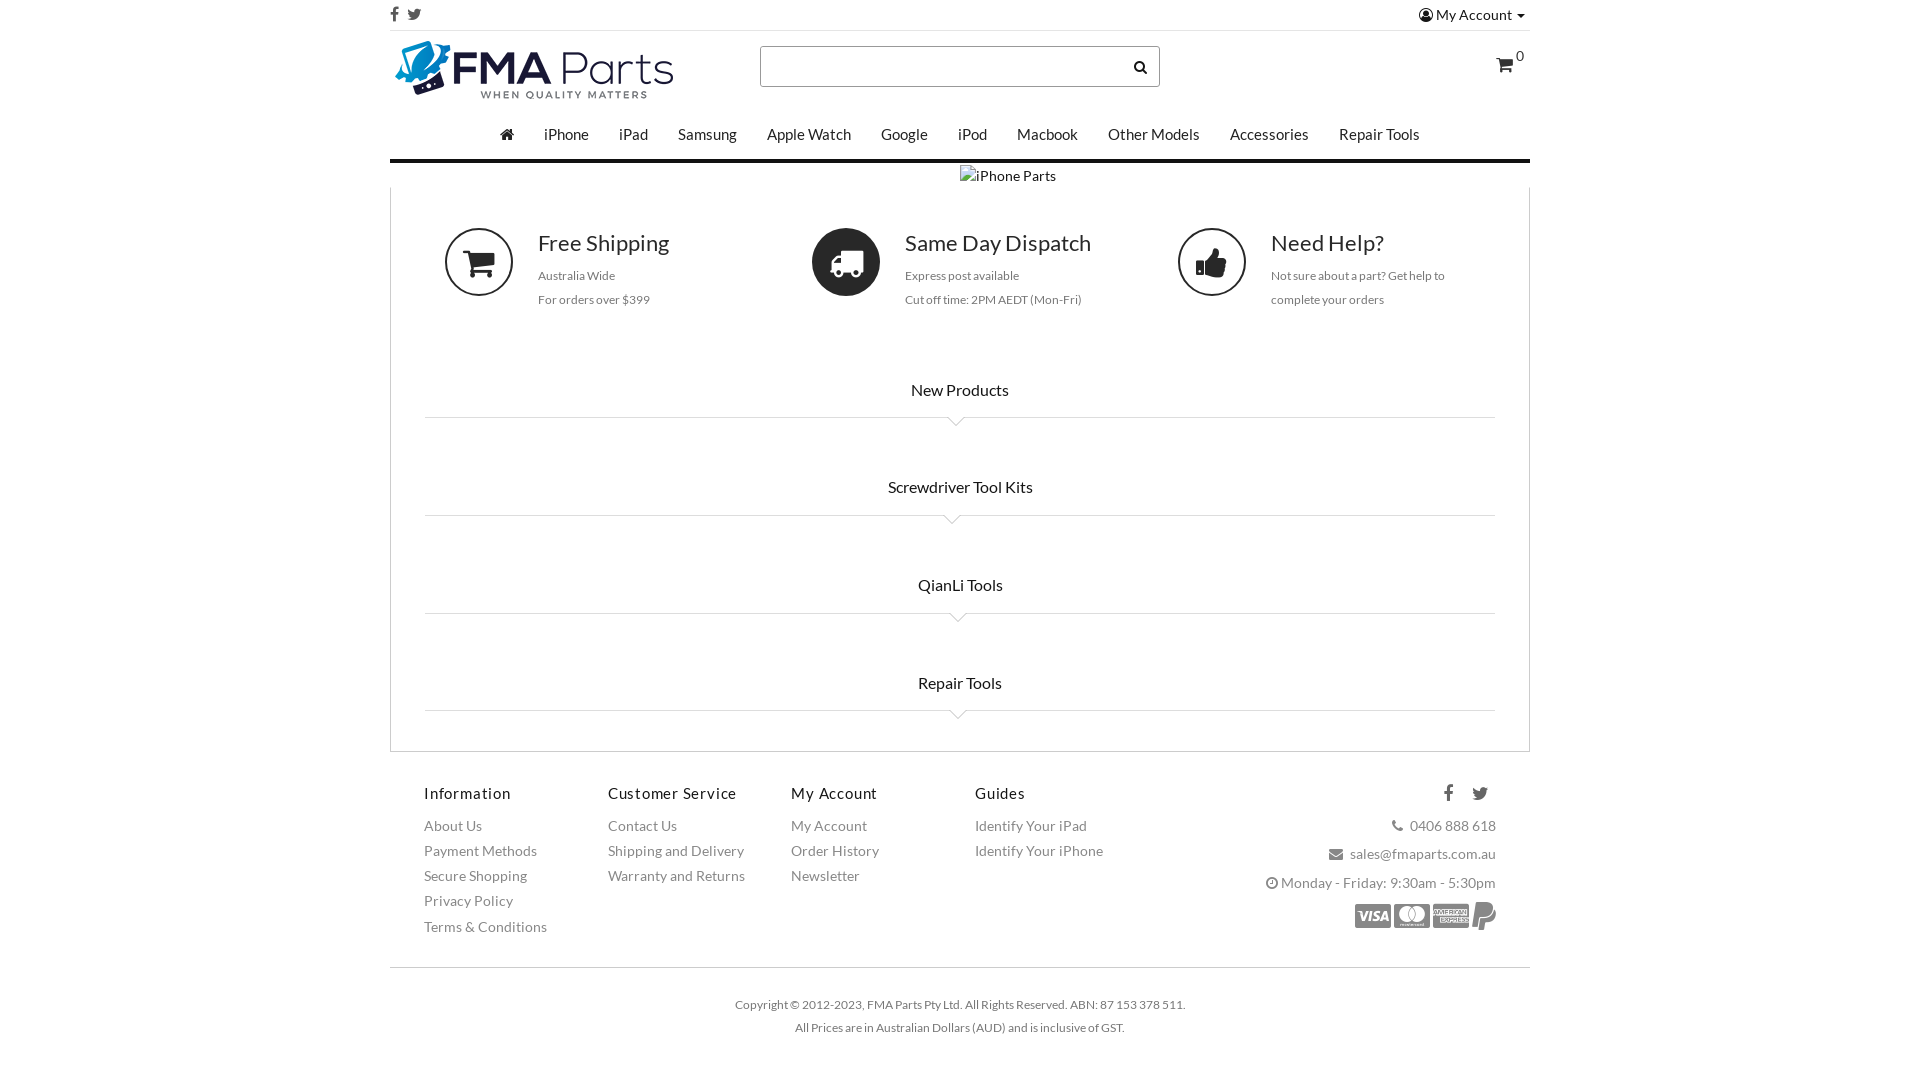 The height and width of the screenshot is (1080, 1920). What do you see at coordinates (960, 175) in the screenshot?
I see `'iPhone Parts'` at bounding box center [960, 175].